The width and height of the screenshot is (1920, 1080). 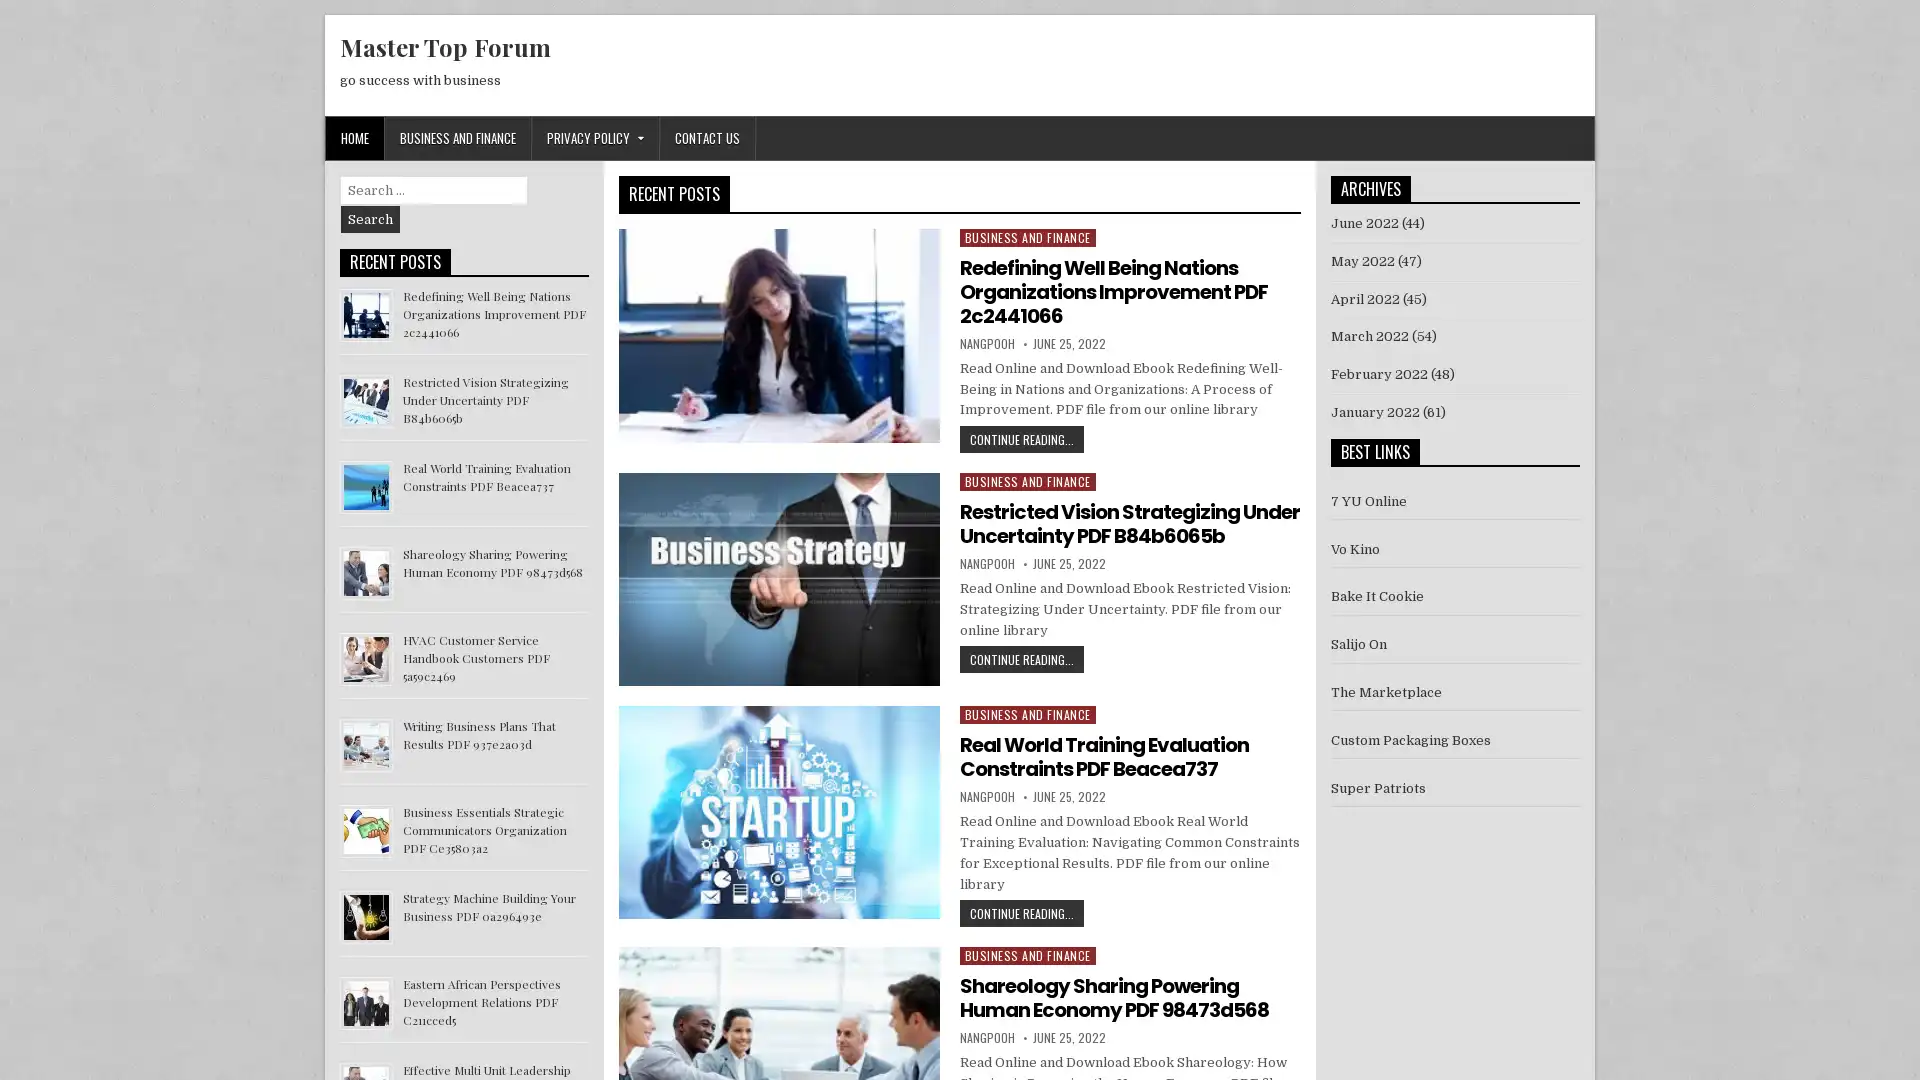 I want to click on Search, so click(x=370, y=219).